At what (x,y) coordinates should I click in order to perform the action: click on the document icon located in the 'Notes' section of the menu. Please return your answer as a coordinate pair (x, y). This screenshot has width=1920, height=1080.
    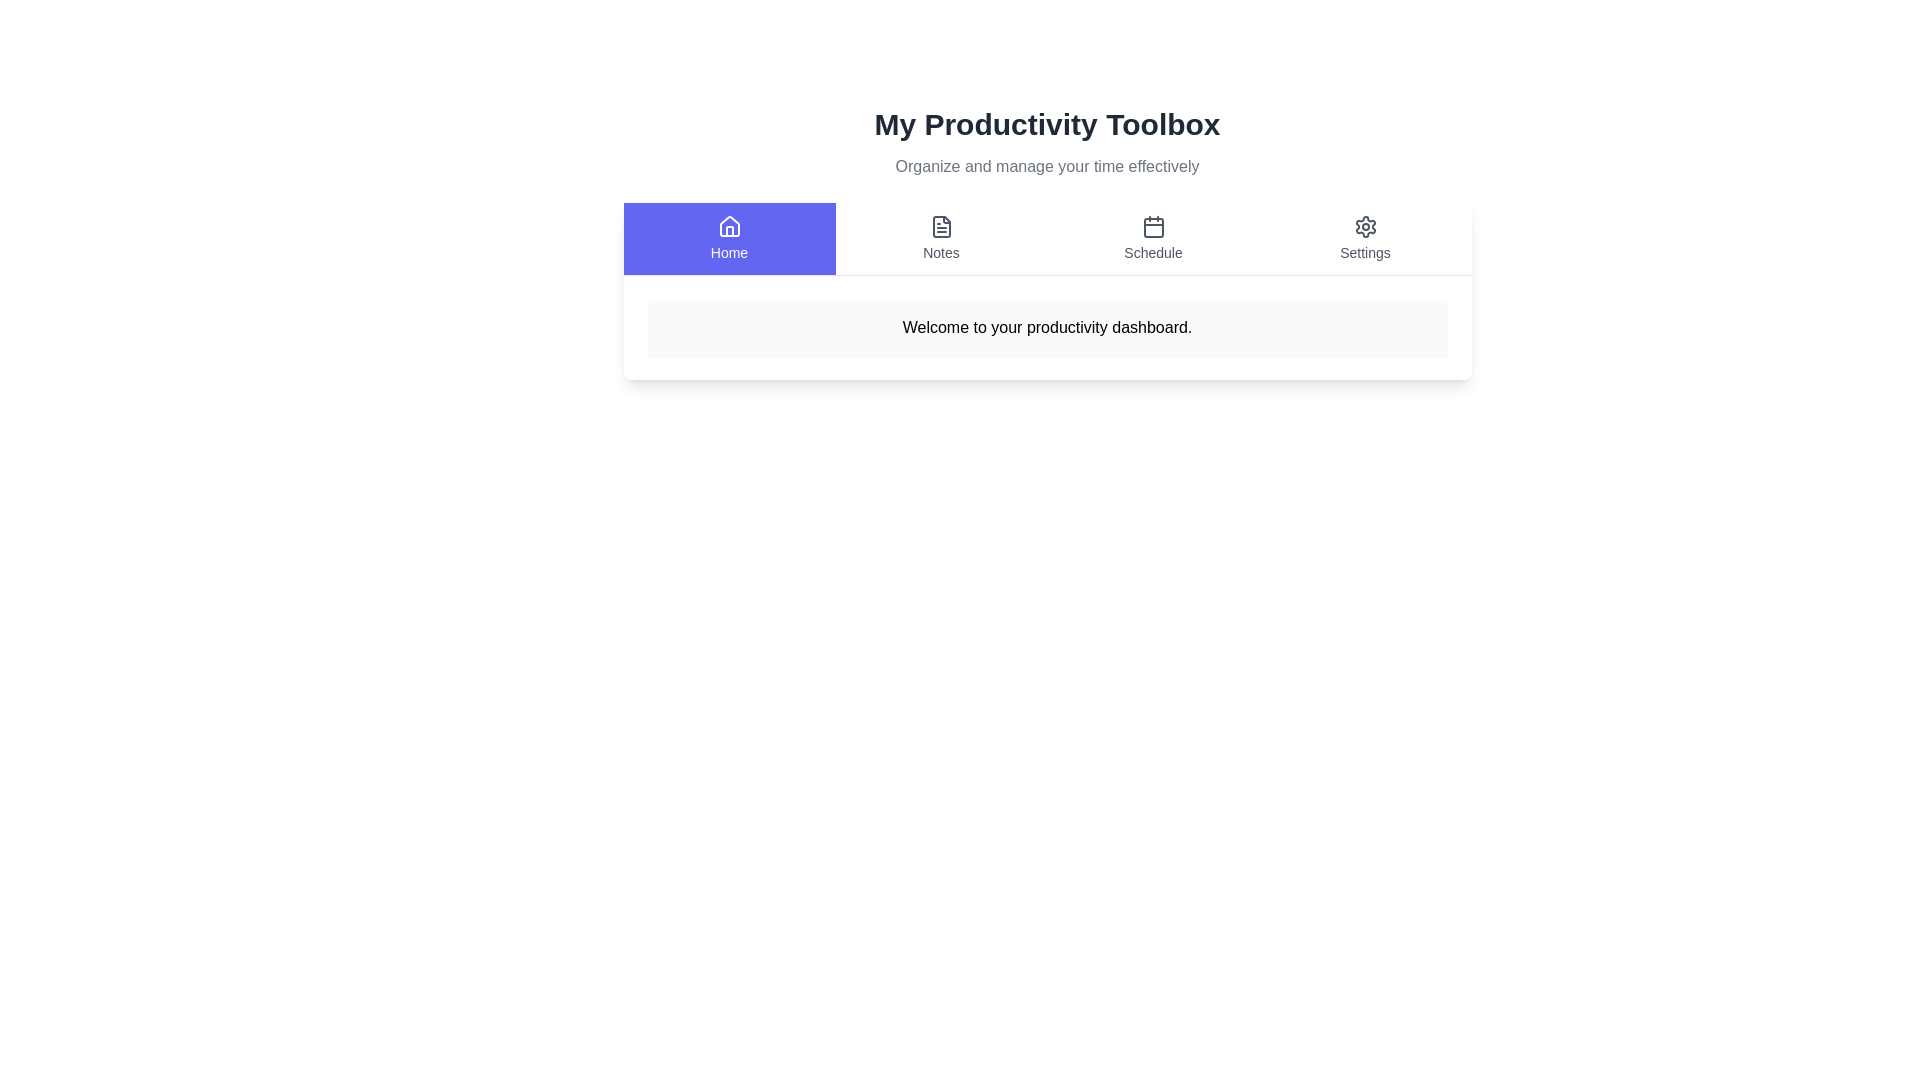
    Looking at the image, I should click on (940, 226).